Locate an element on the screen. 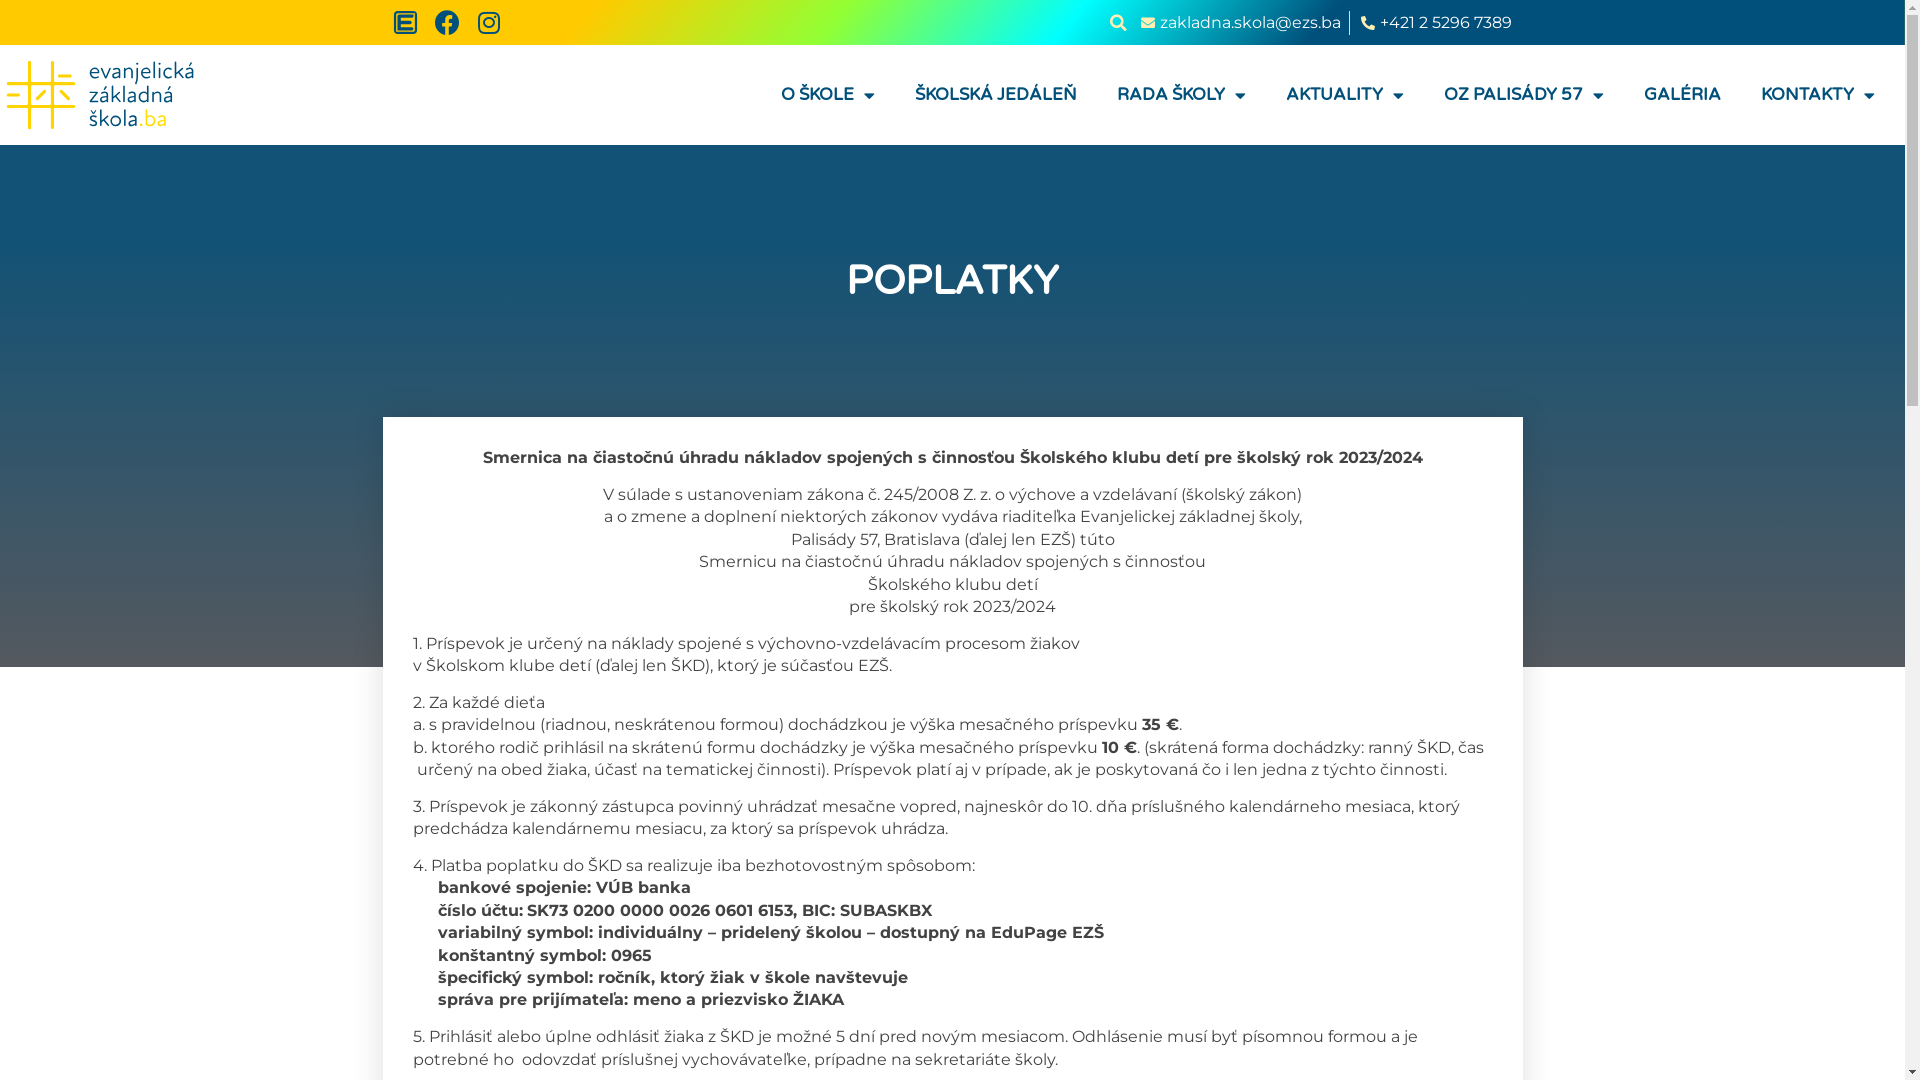 Image resolution: width=1920 pixels, height=1080 pixels. '+421 2 5296 7389' is located at coordinates (1358, 23).